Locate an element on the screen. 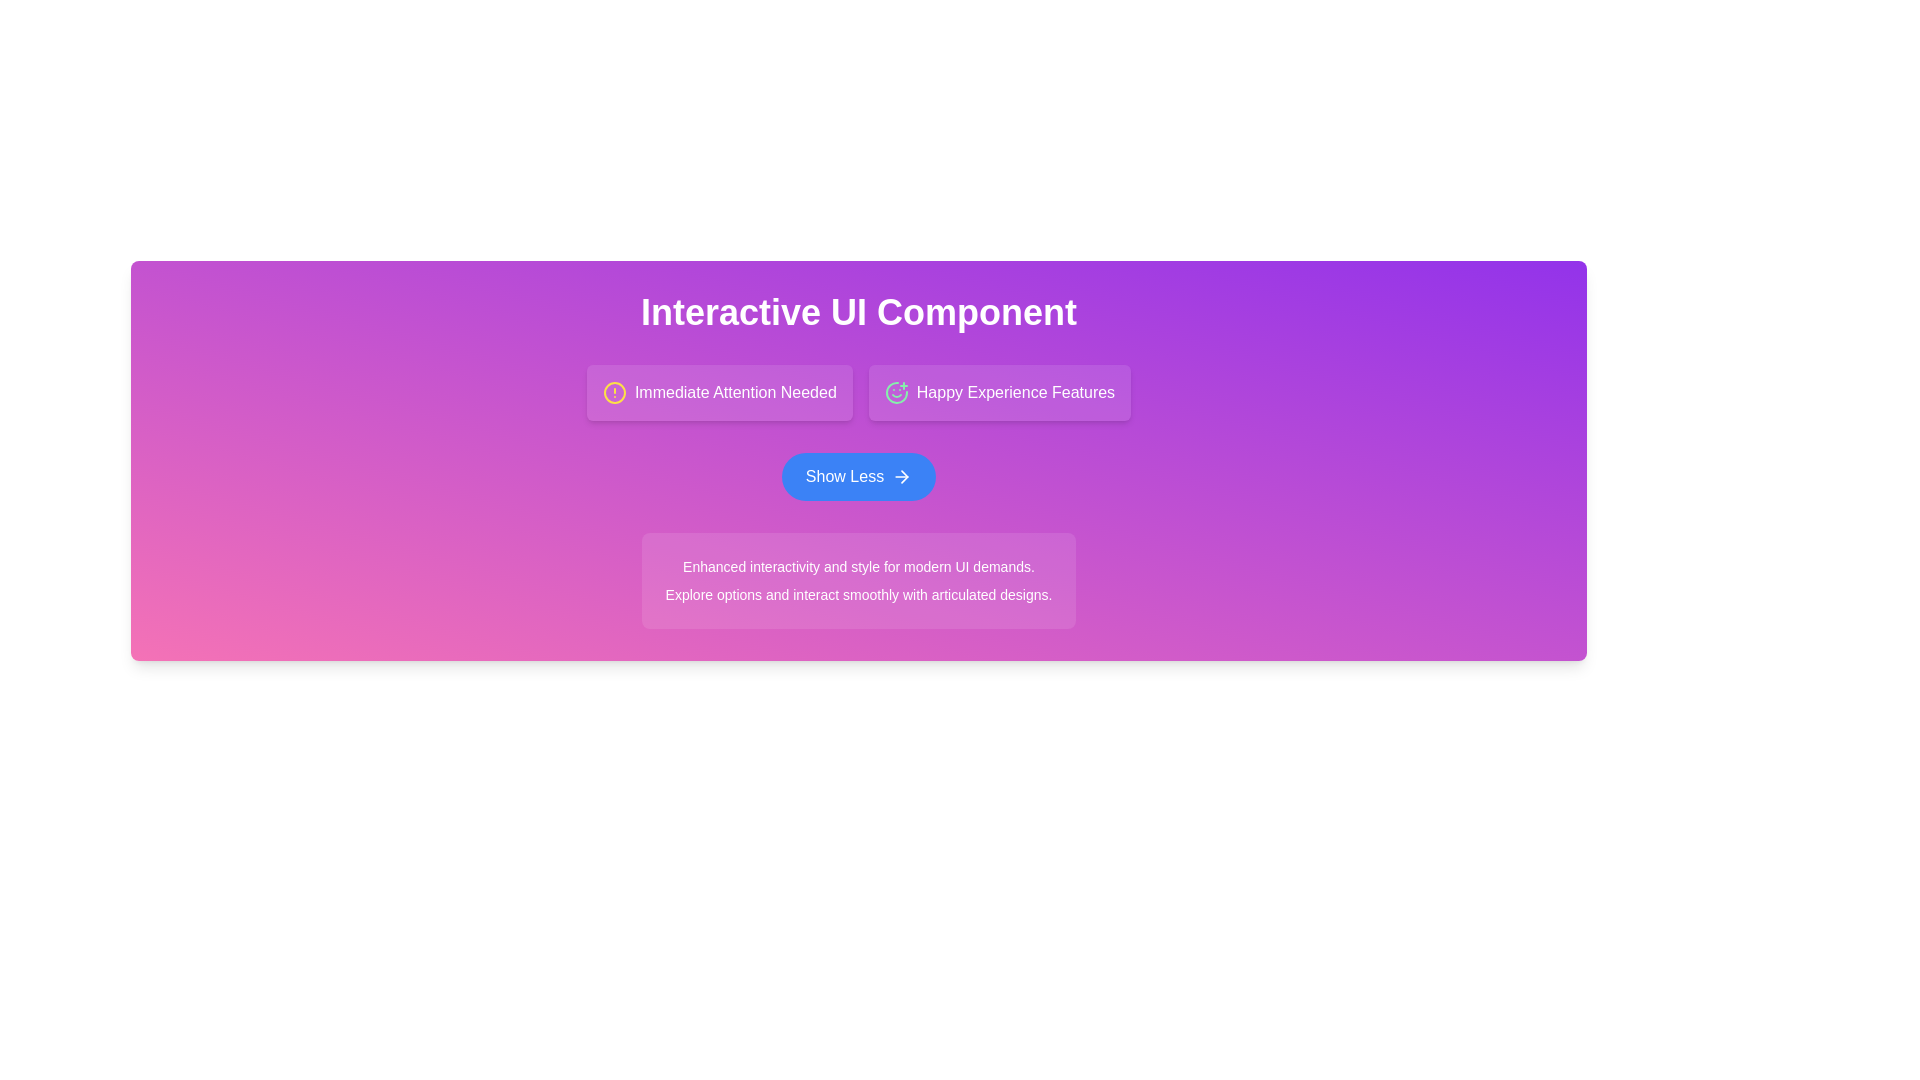 The height and width of the screenshot is (1080, 1920). the text label that reads 'Immediate Attention Needed', which is styled in a standard, sans-serif font and appears white against a gradient background is located at coordinates (734, 393).